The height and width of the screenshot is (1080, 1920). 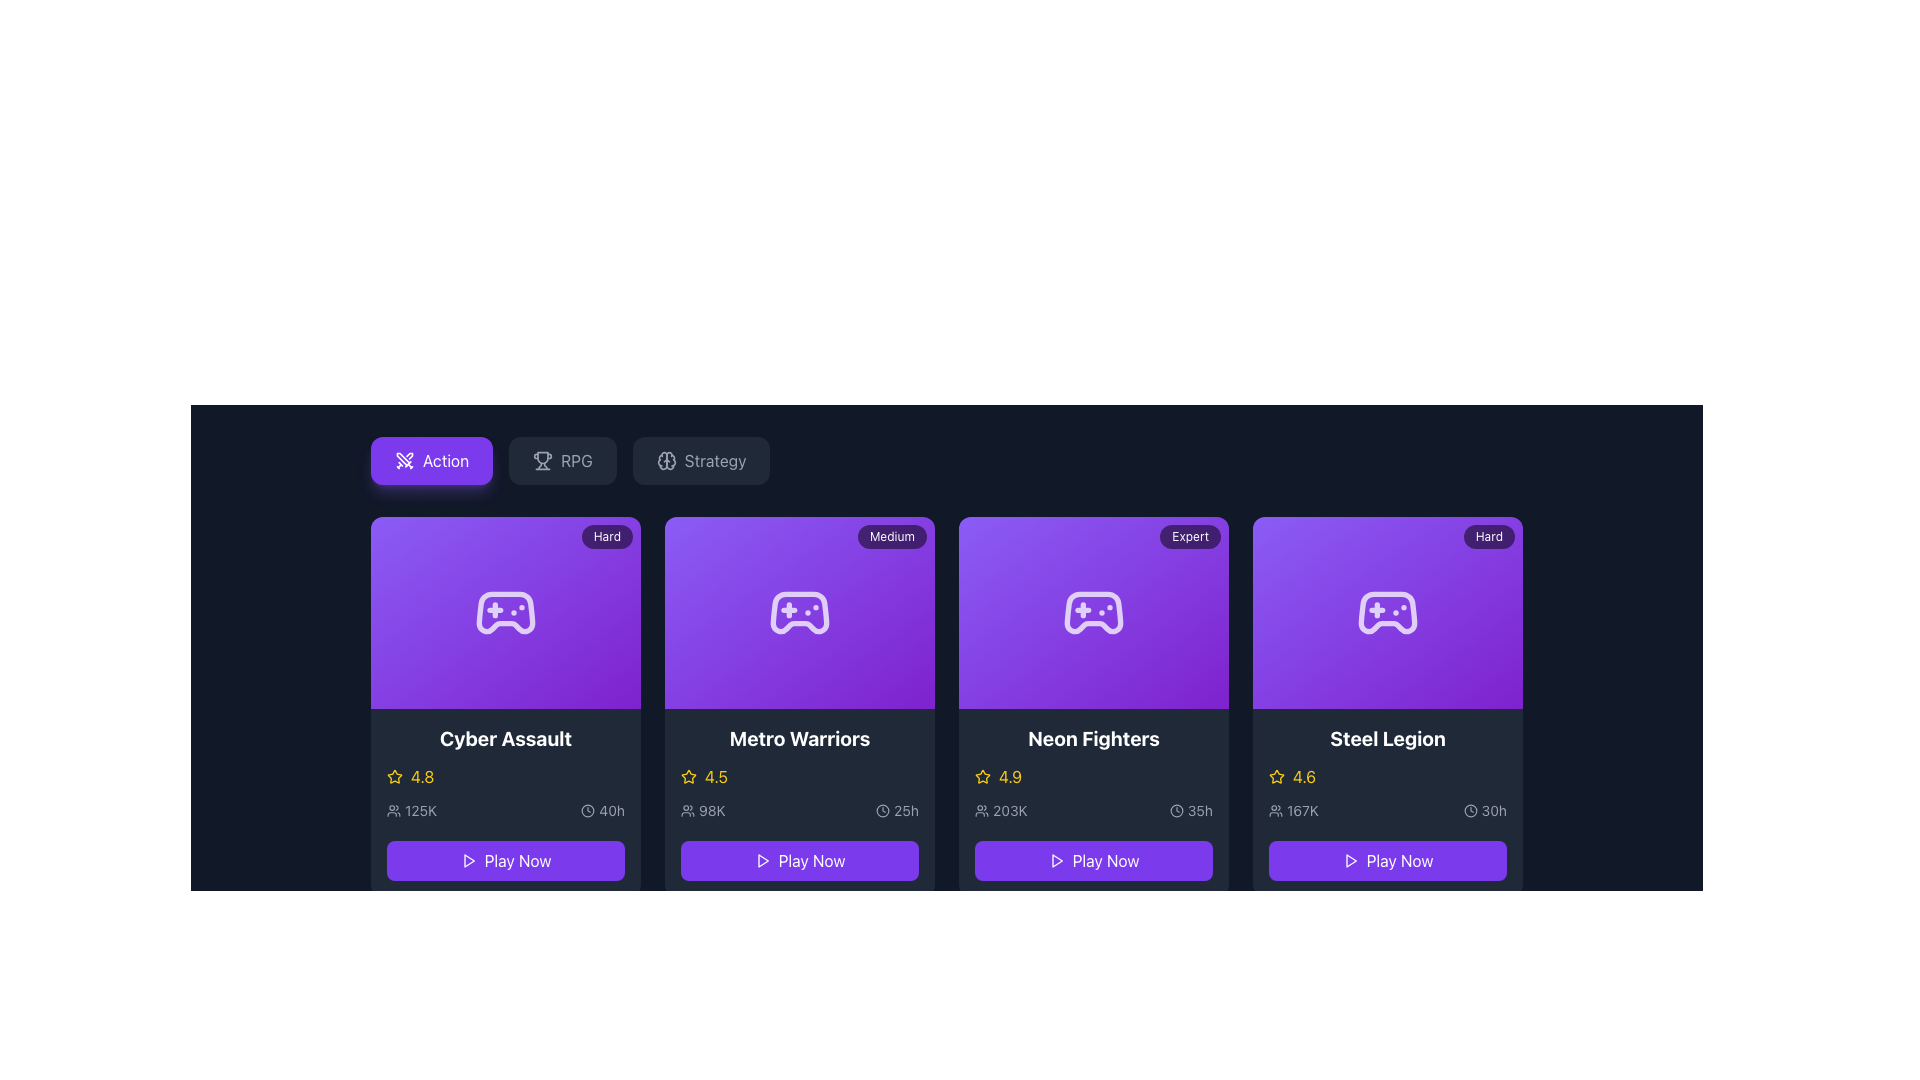 What do you see at coordinates (1093, 855) in the screenshot?
I see `the 'Play' button for the game 'Neon Fighters' located at the bottom of the third game card to observe the hover effects` at bounding box center [1093, 855].